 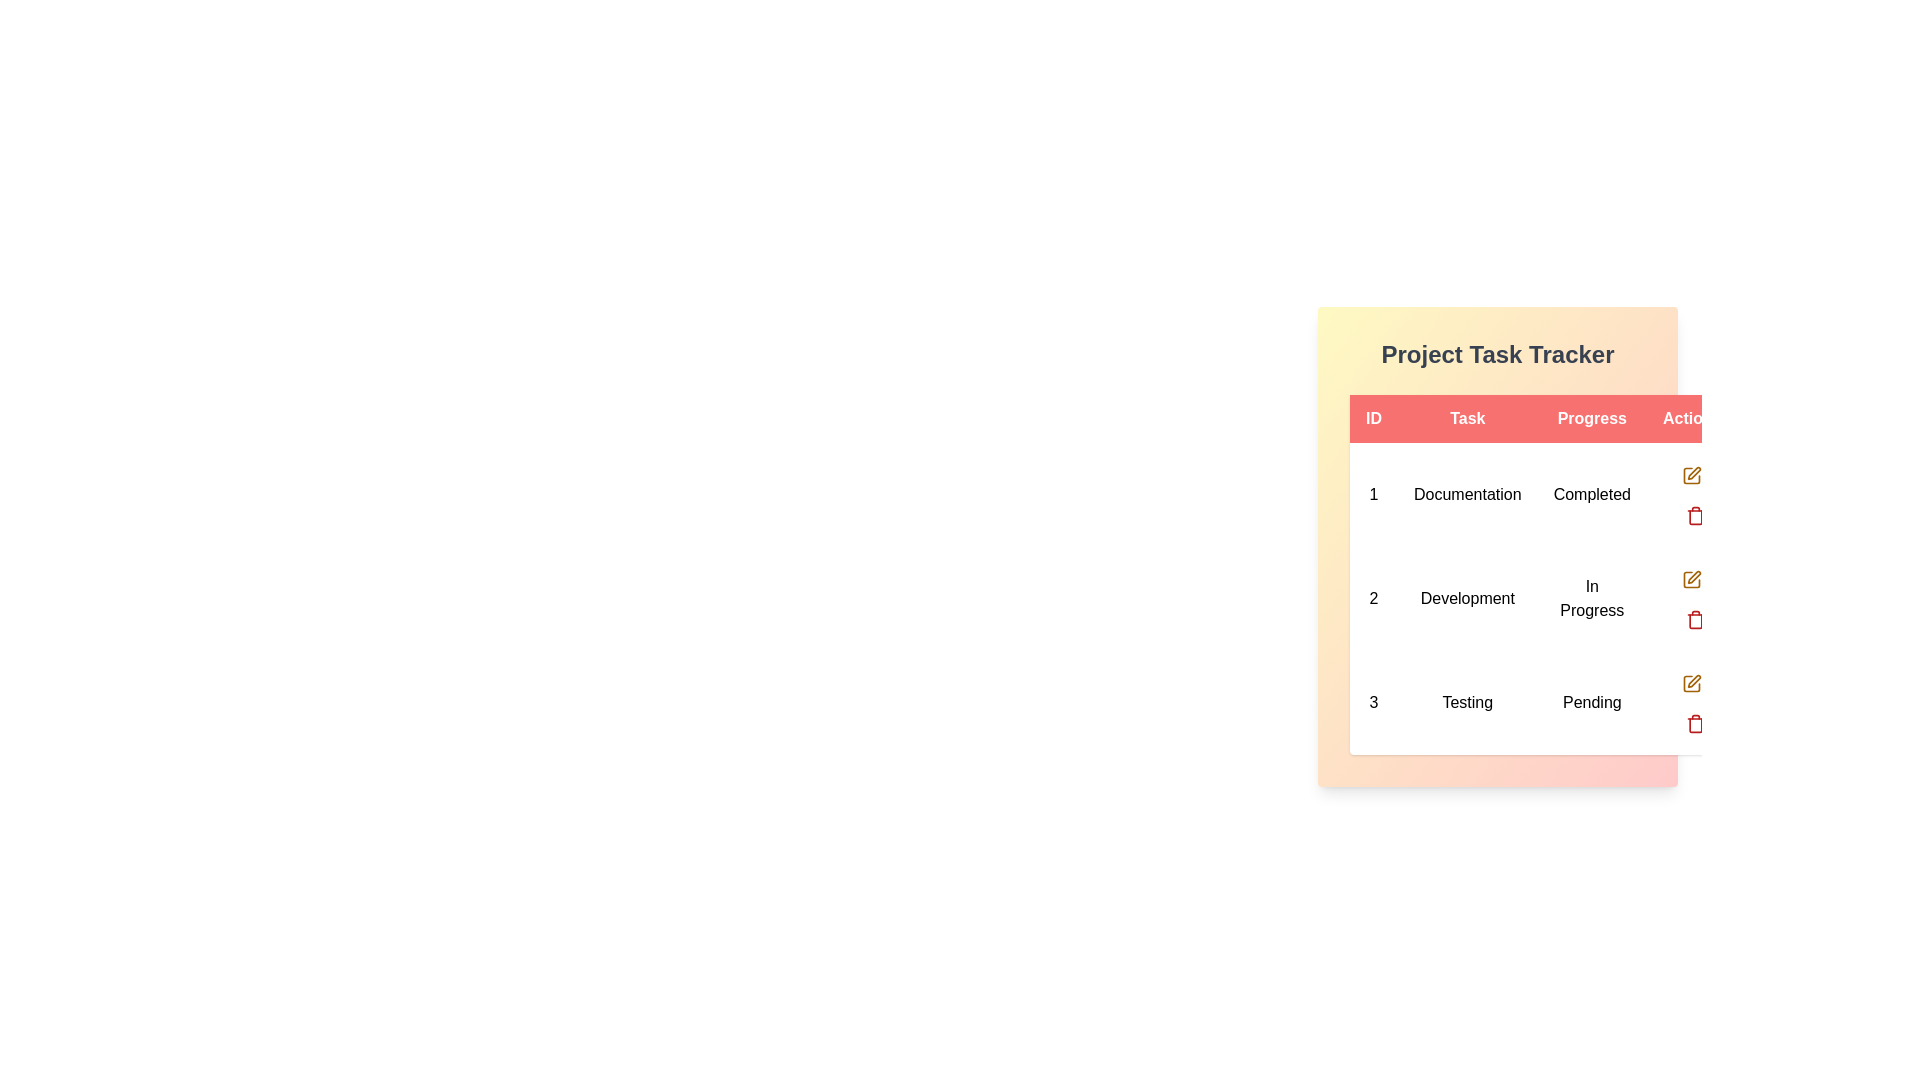 I want to click on the edit button for the task with ID 3, so click(x=1691, y=681).